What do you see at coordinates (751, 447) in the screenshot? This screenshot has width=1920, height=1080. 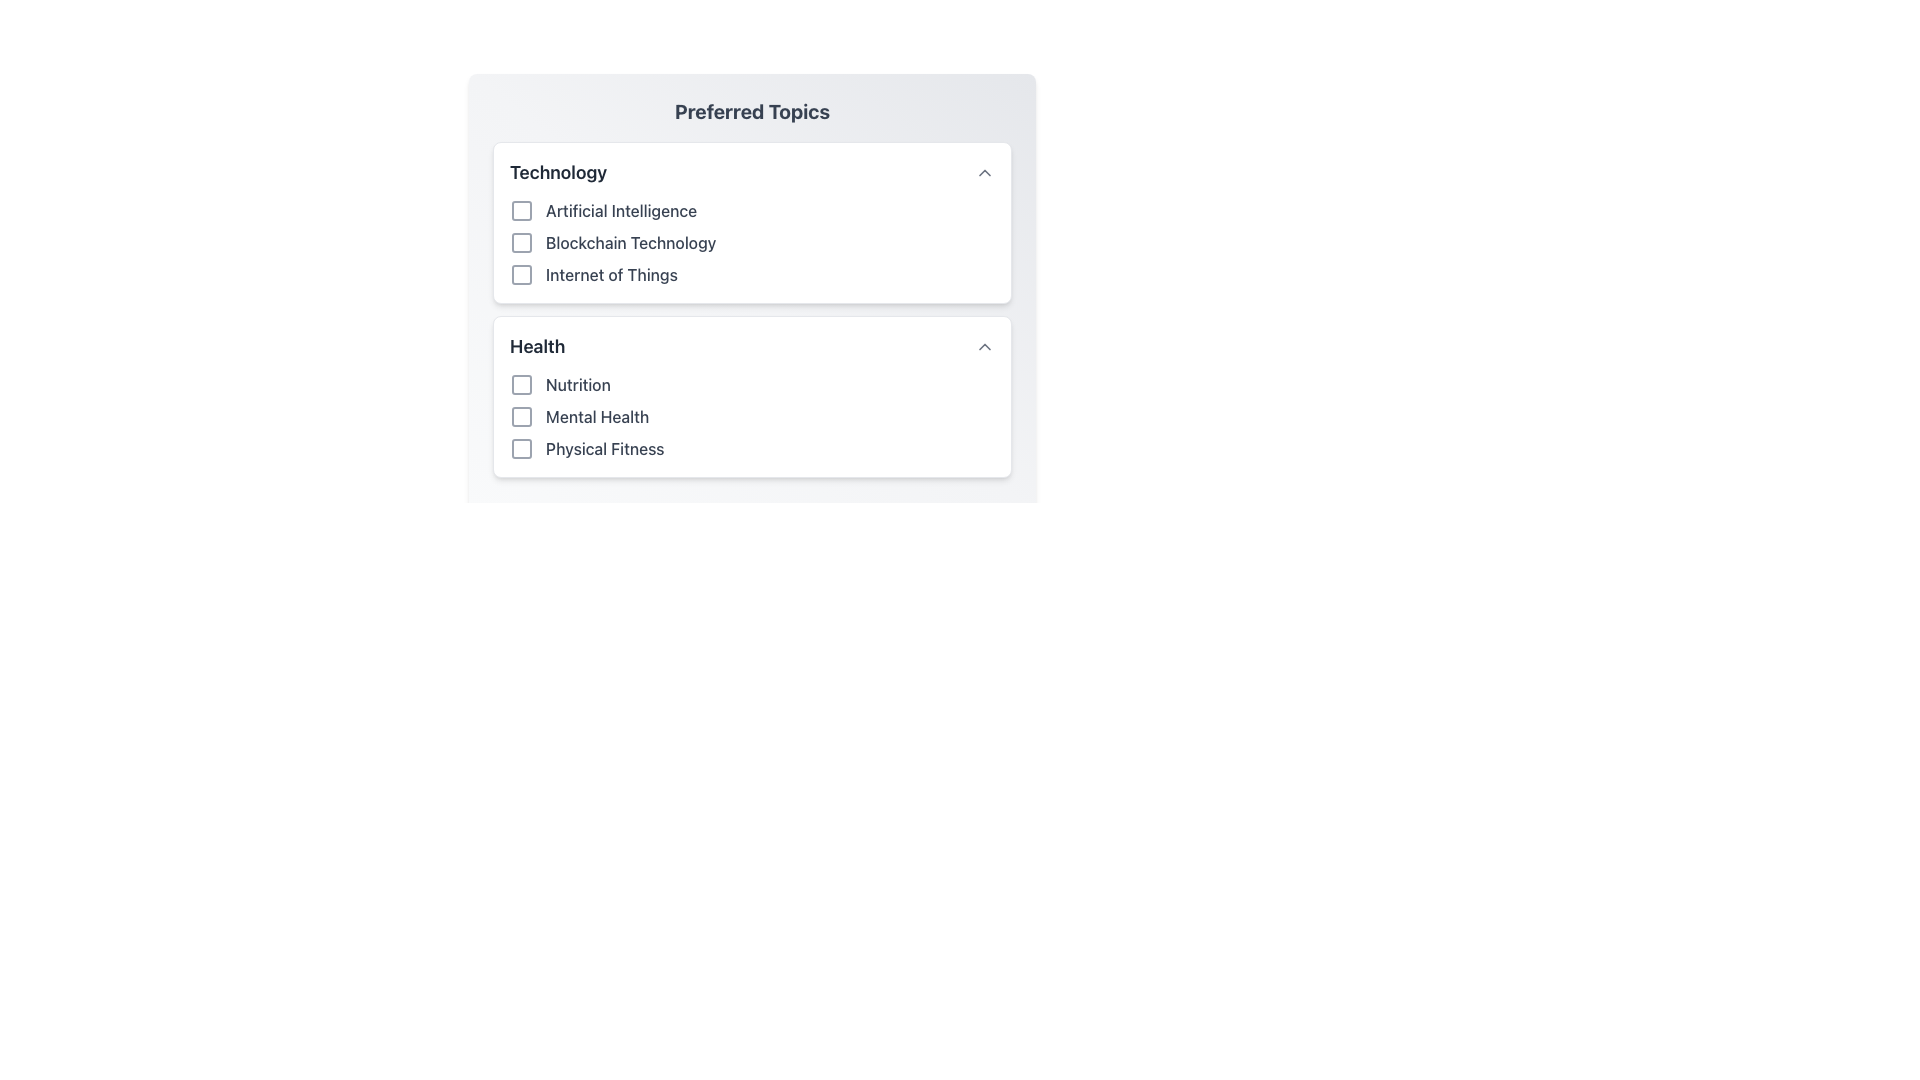 I see `the checkbox for 'Physical Fitness' in the 'Health' section` at bounding box center [751, 447].